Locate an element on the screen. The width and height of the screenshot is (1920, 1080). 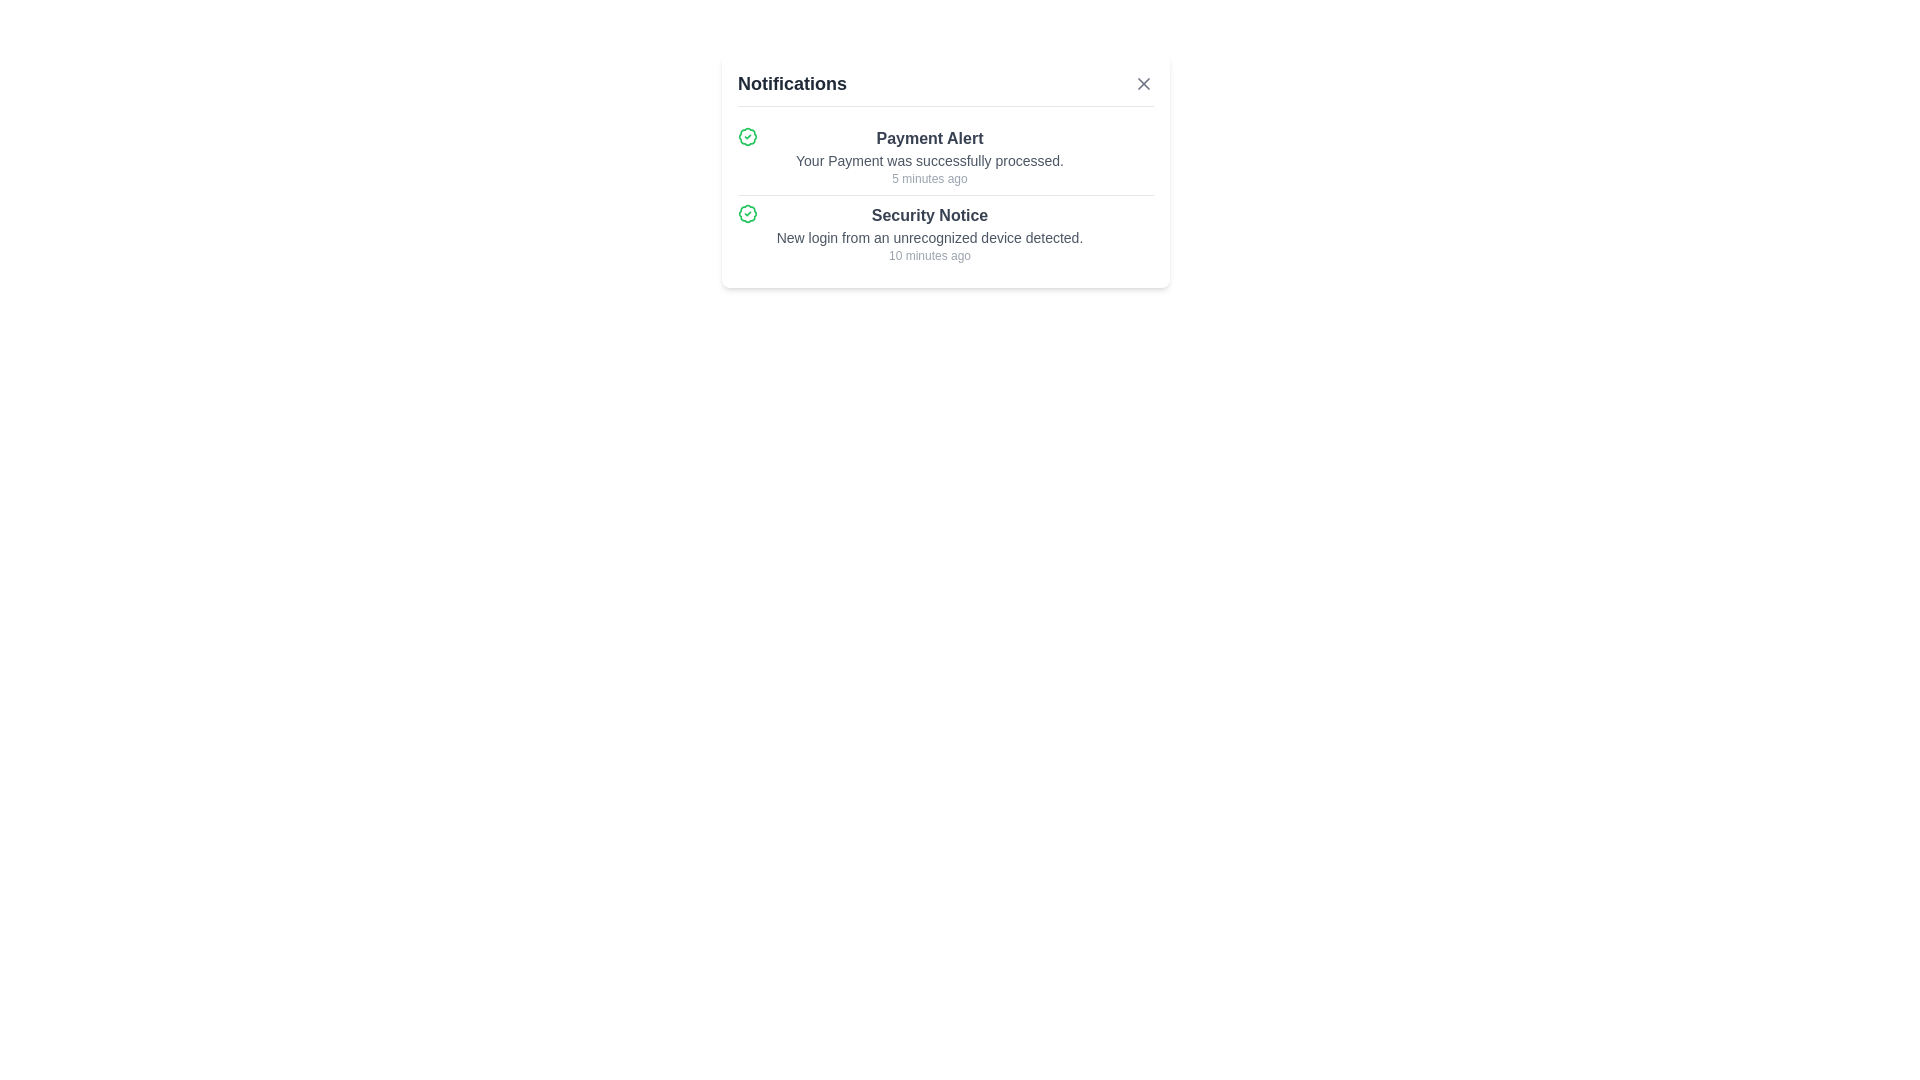
timestamp text label located beneath the descriptive text 'New login from an unrecognized device detected.' in the 'Security Notice' notification entry is located at coordinates (929, 254).